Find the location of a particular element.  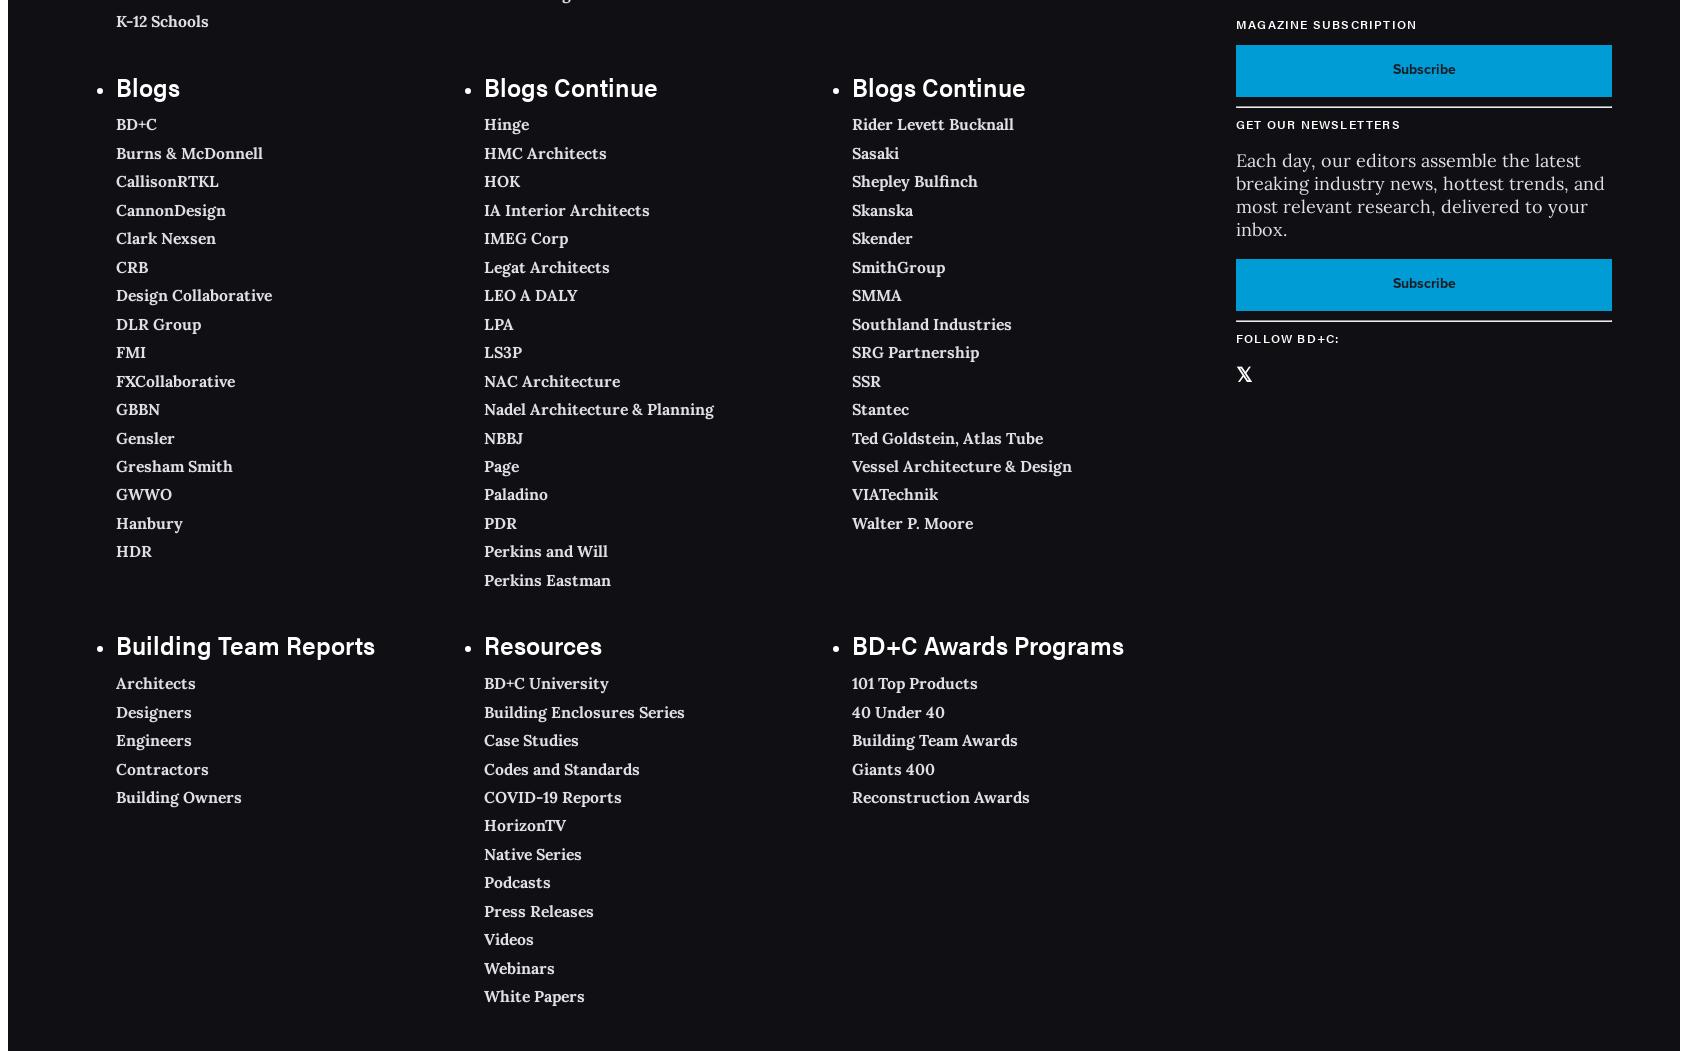

'Magazine Subscription' is located at coordinates (1325, 23).